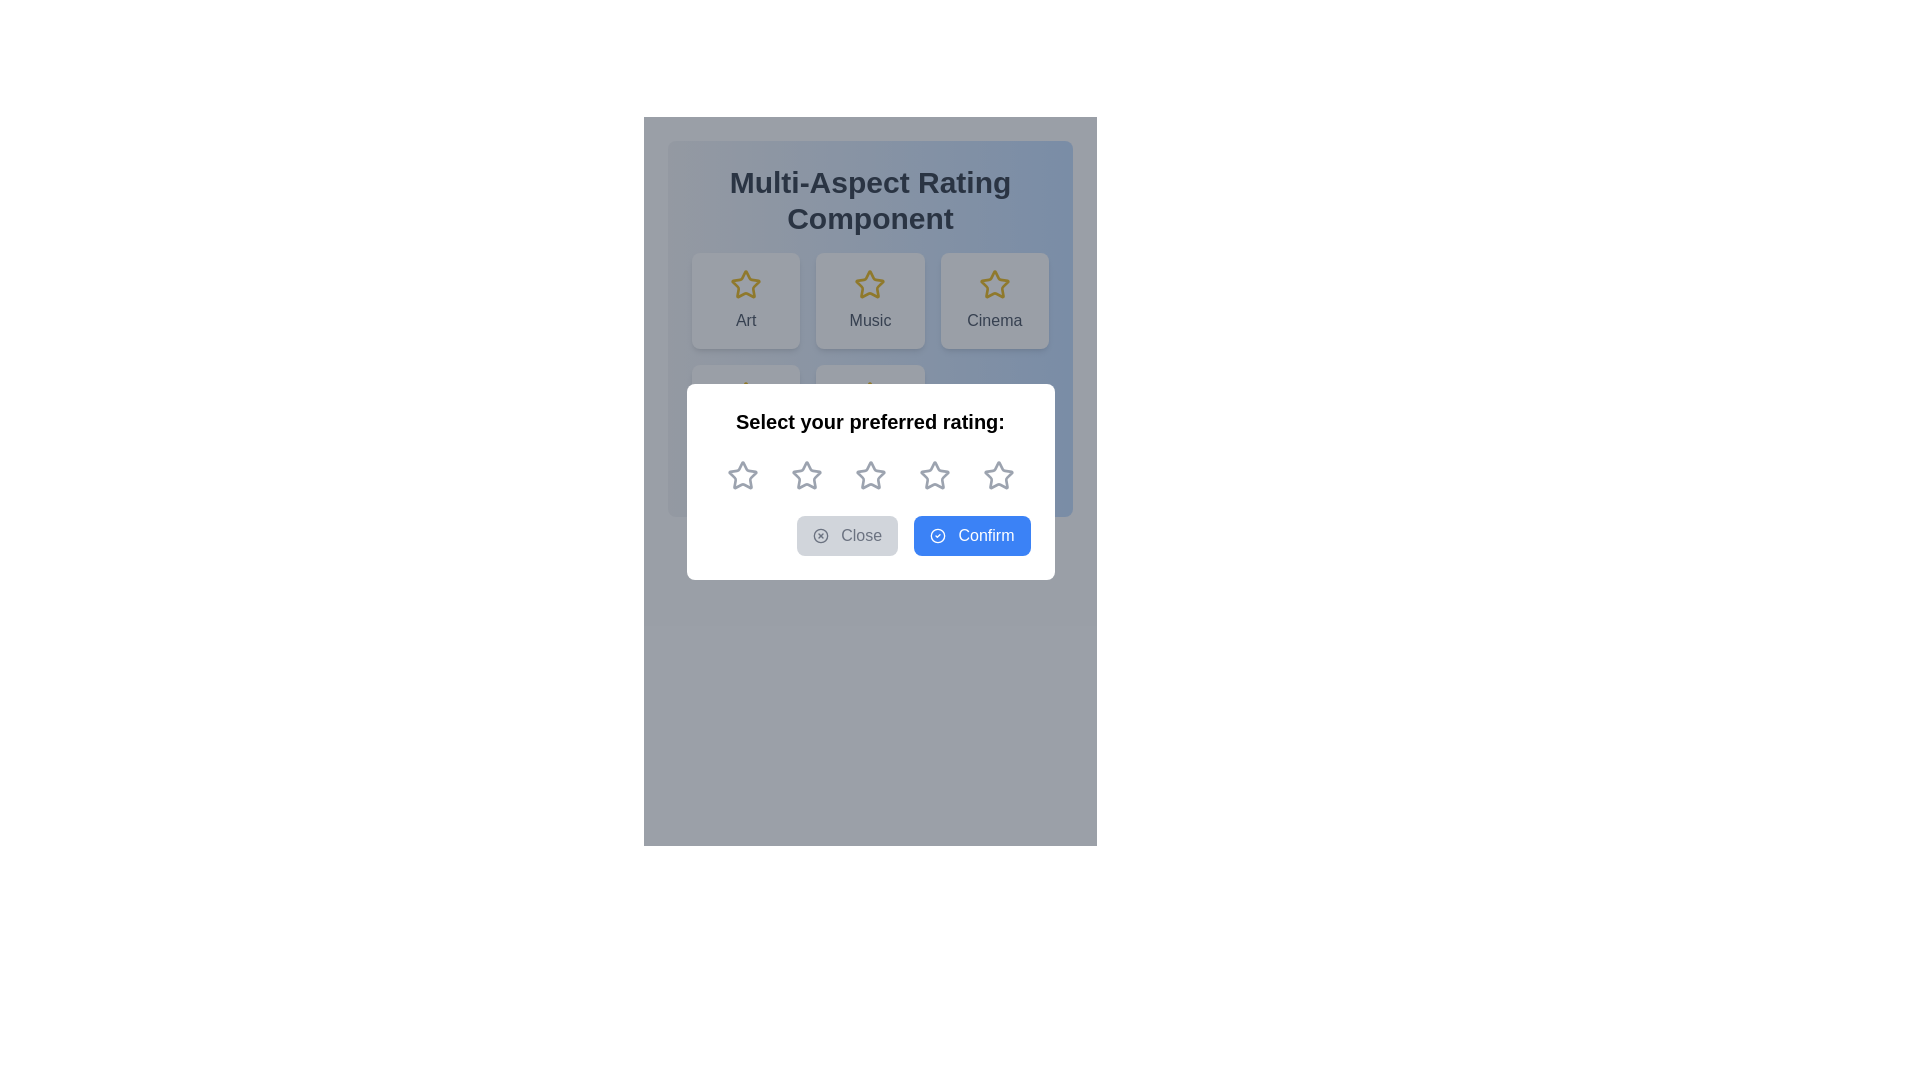 The image size is (1920, 1080). What do you see at coordinates (998, 475) in the screenshot?
I see `the fourth star icon in the rating dialog, which is styled in a clean, outlined format and represents a rating option` at bounding box center [998, 475].